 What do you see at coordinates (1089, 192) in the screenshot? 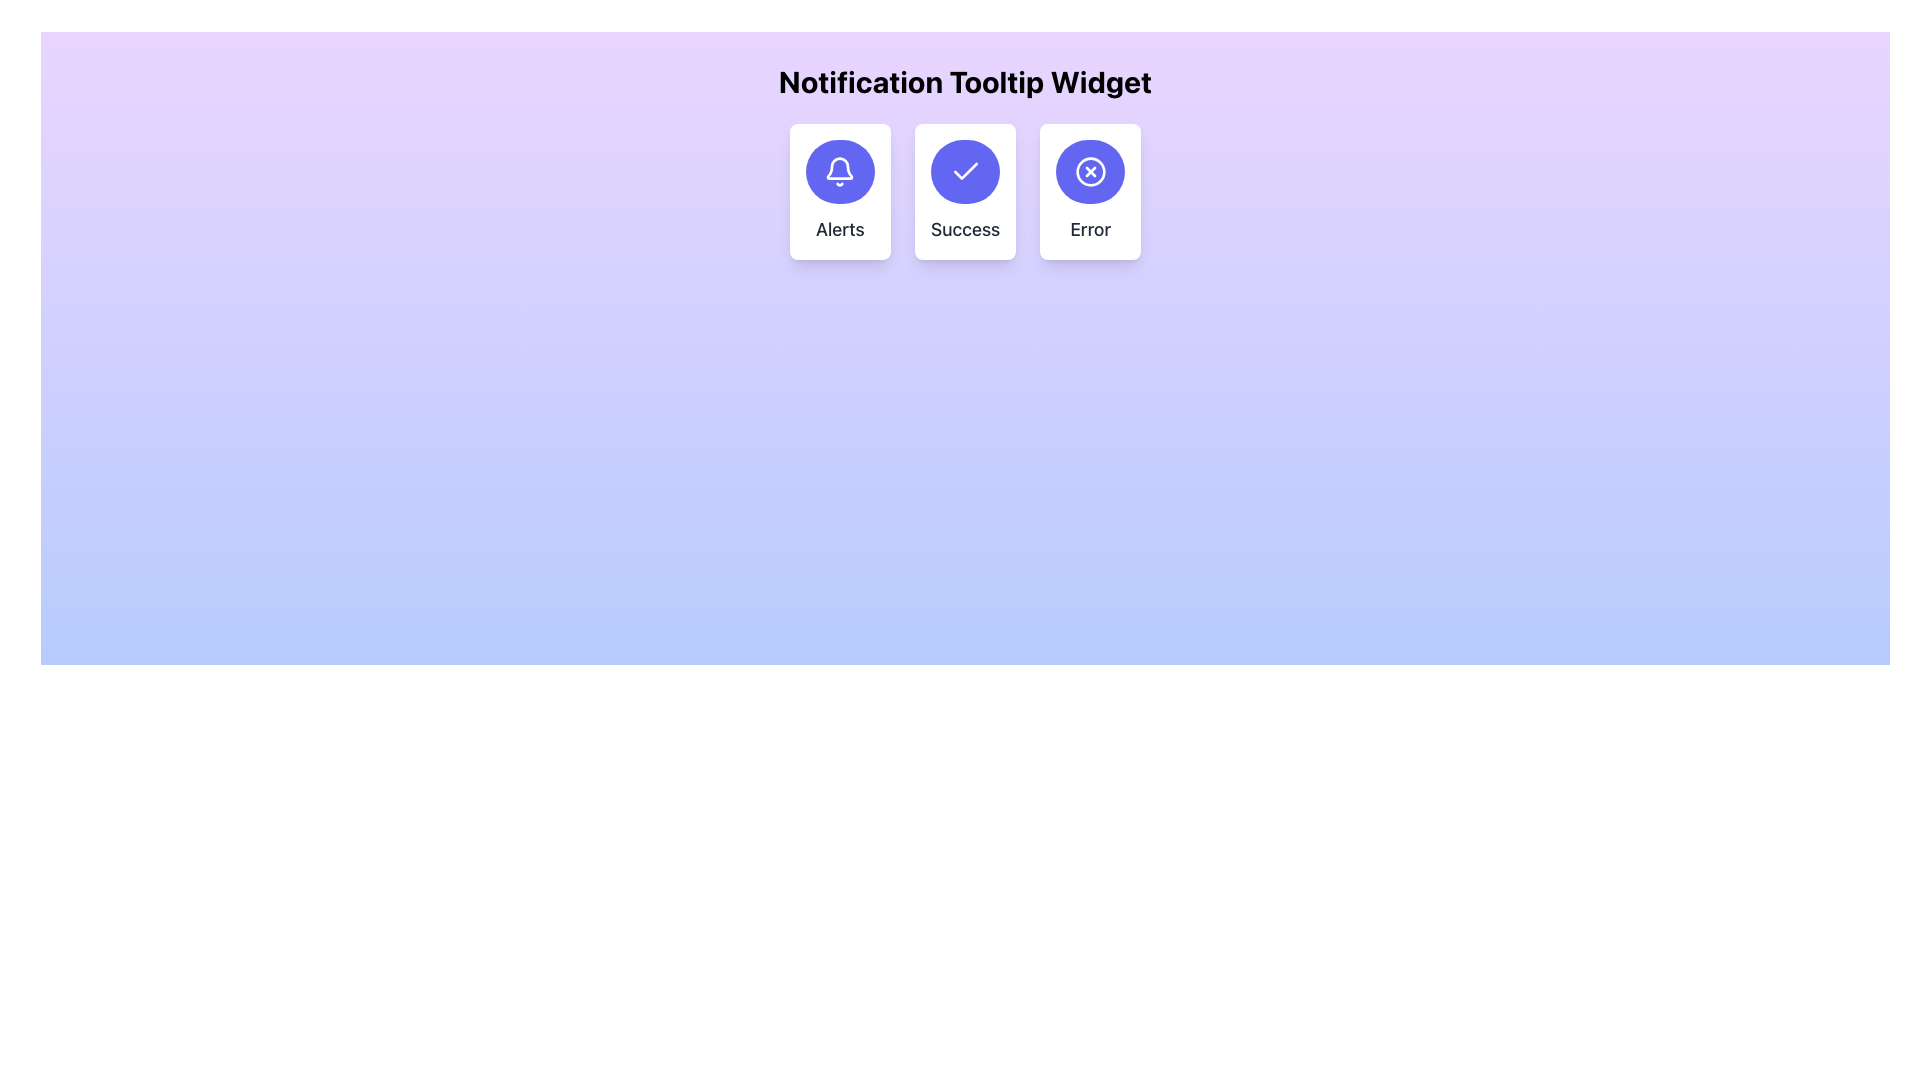
I see `the status notification indicator card, which is the rightmost element in a horizontal set of three, representing error messages` at bounding box center [1089, 192].